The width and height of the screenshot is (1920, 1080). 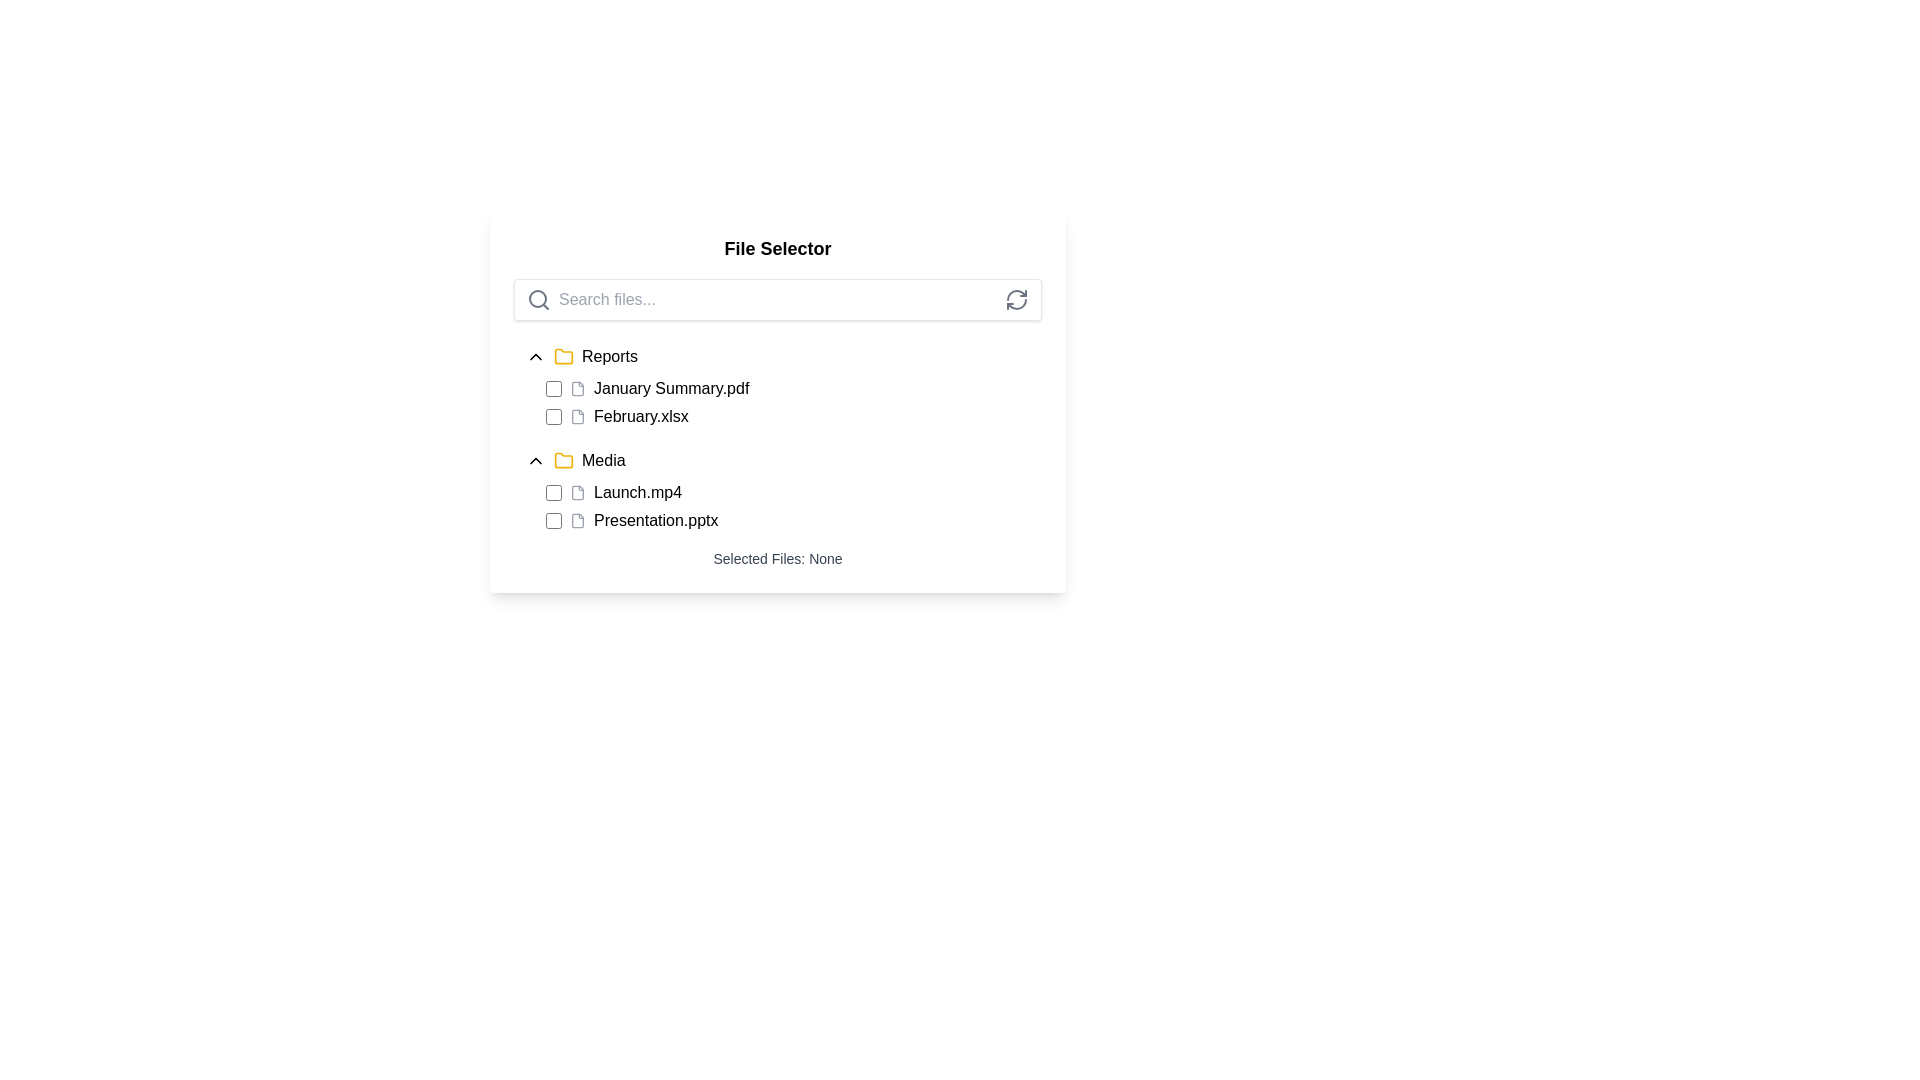 I want to click on the file entry labeled 'February.xlsx', so click(x=792, y=415).